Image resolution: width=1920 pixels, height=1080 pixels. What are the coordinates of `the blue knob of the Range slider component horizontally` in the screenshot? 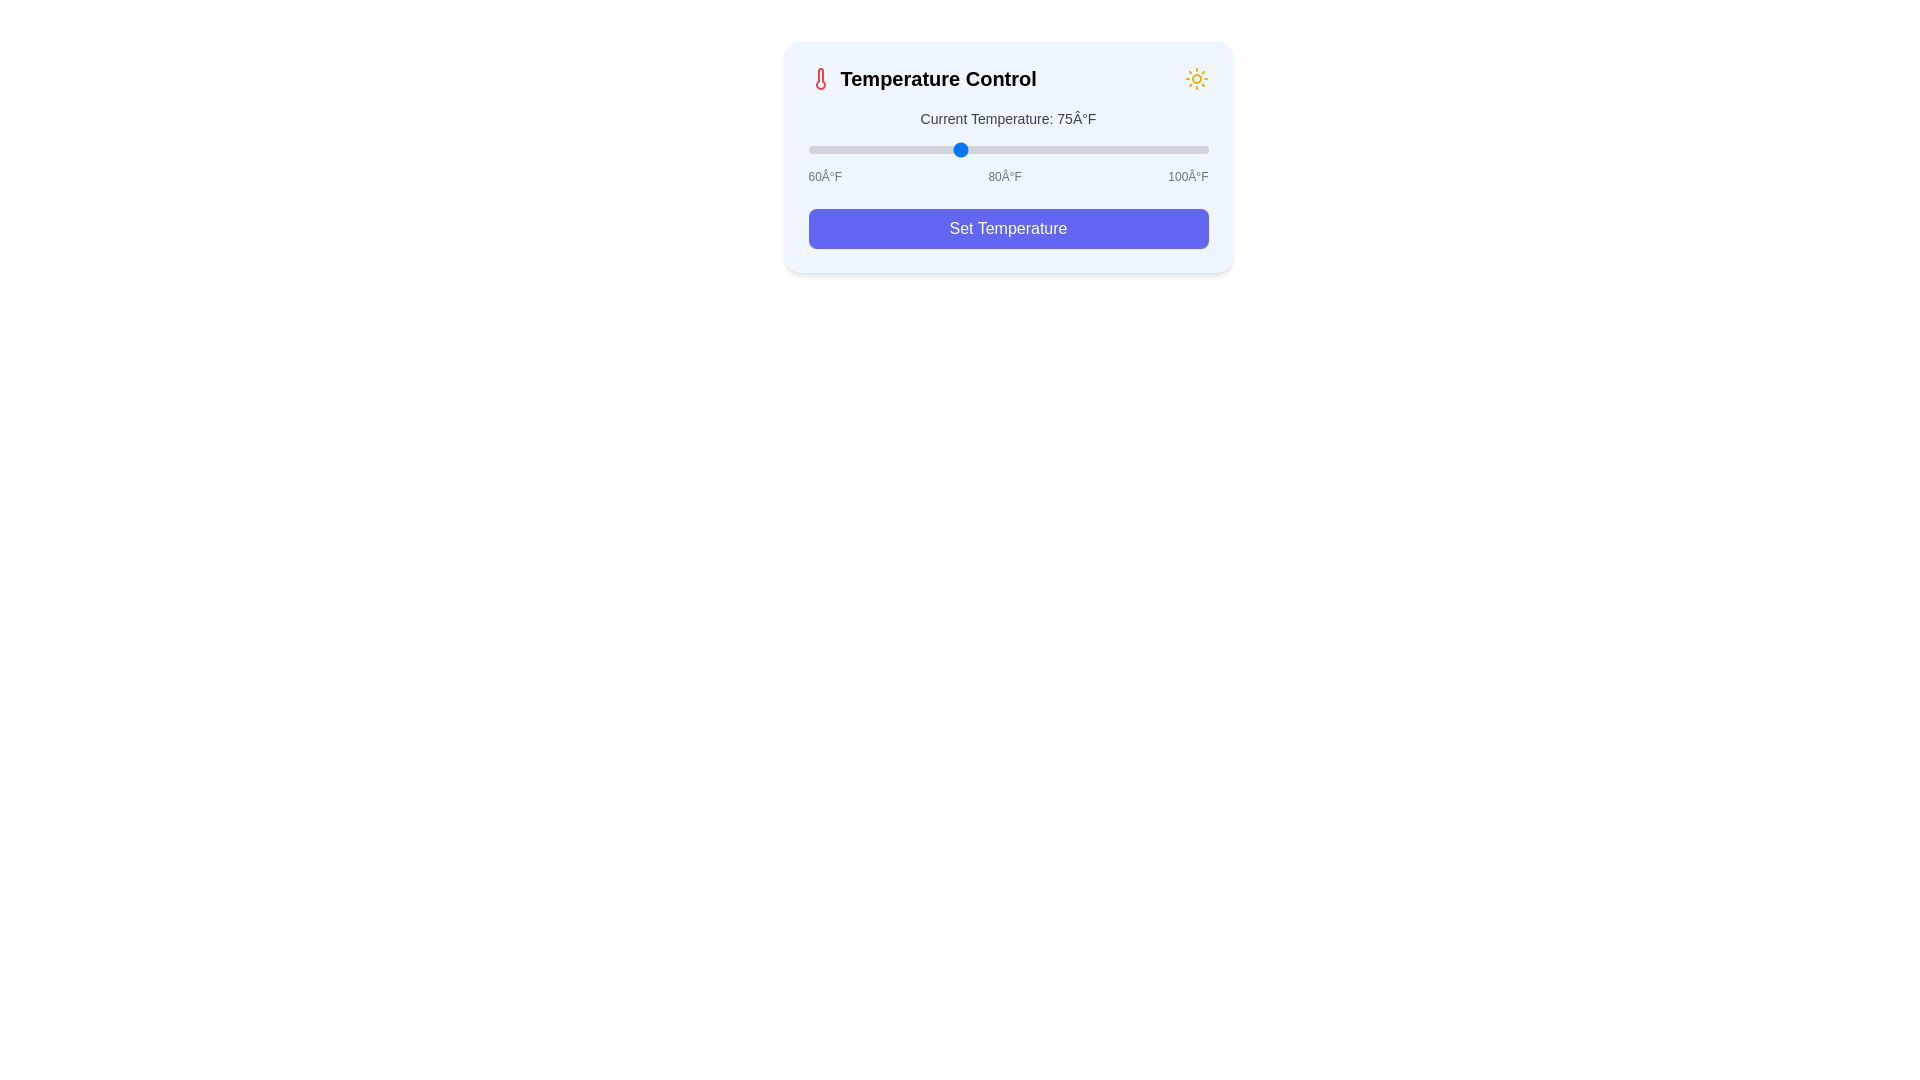 It's located at (1008, 145).